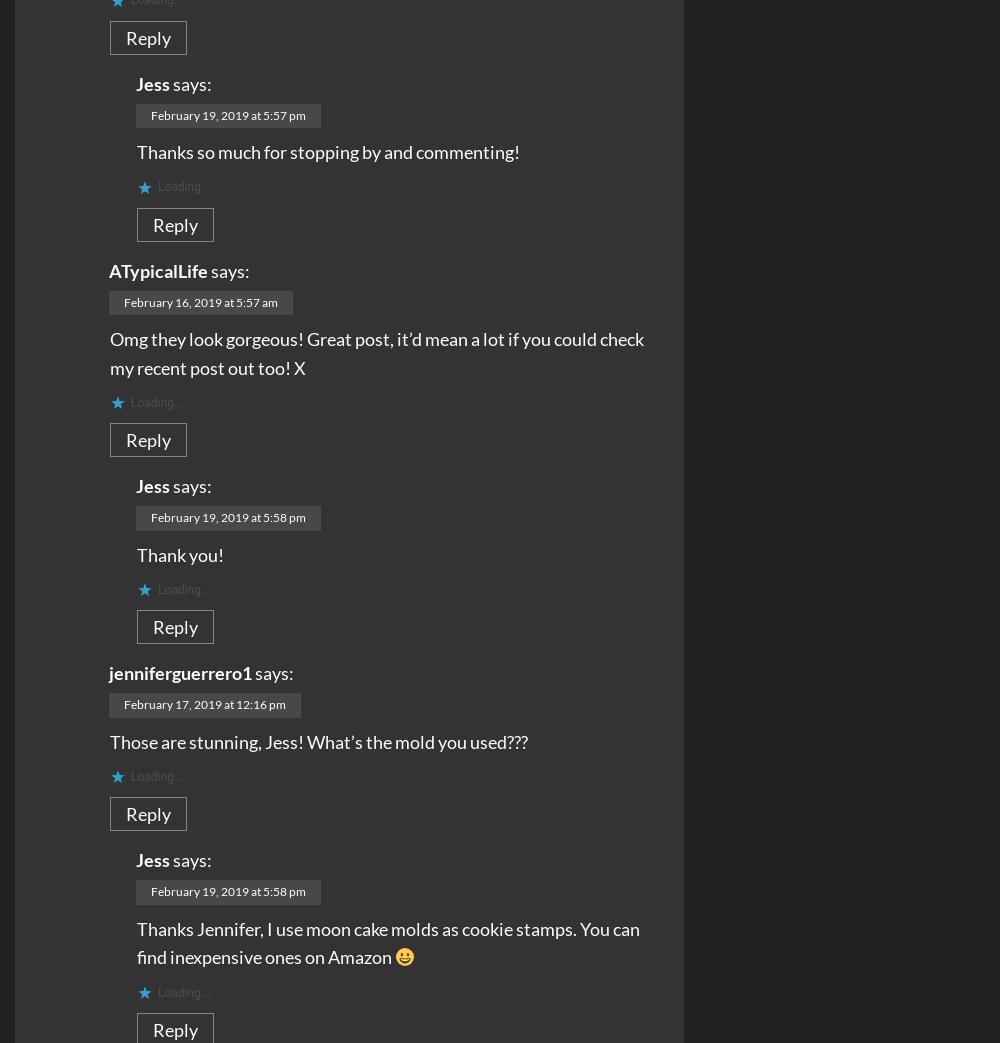 The width and height of the screenshot is (1000, 1043). What do you see at coordinates (180, 554) in the screenshot?
I see `'Thank you!'` at bounding box center [180, 554].